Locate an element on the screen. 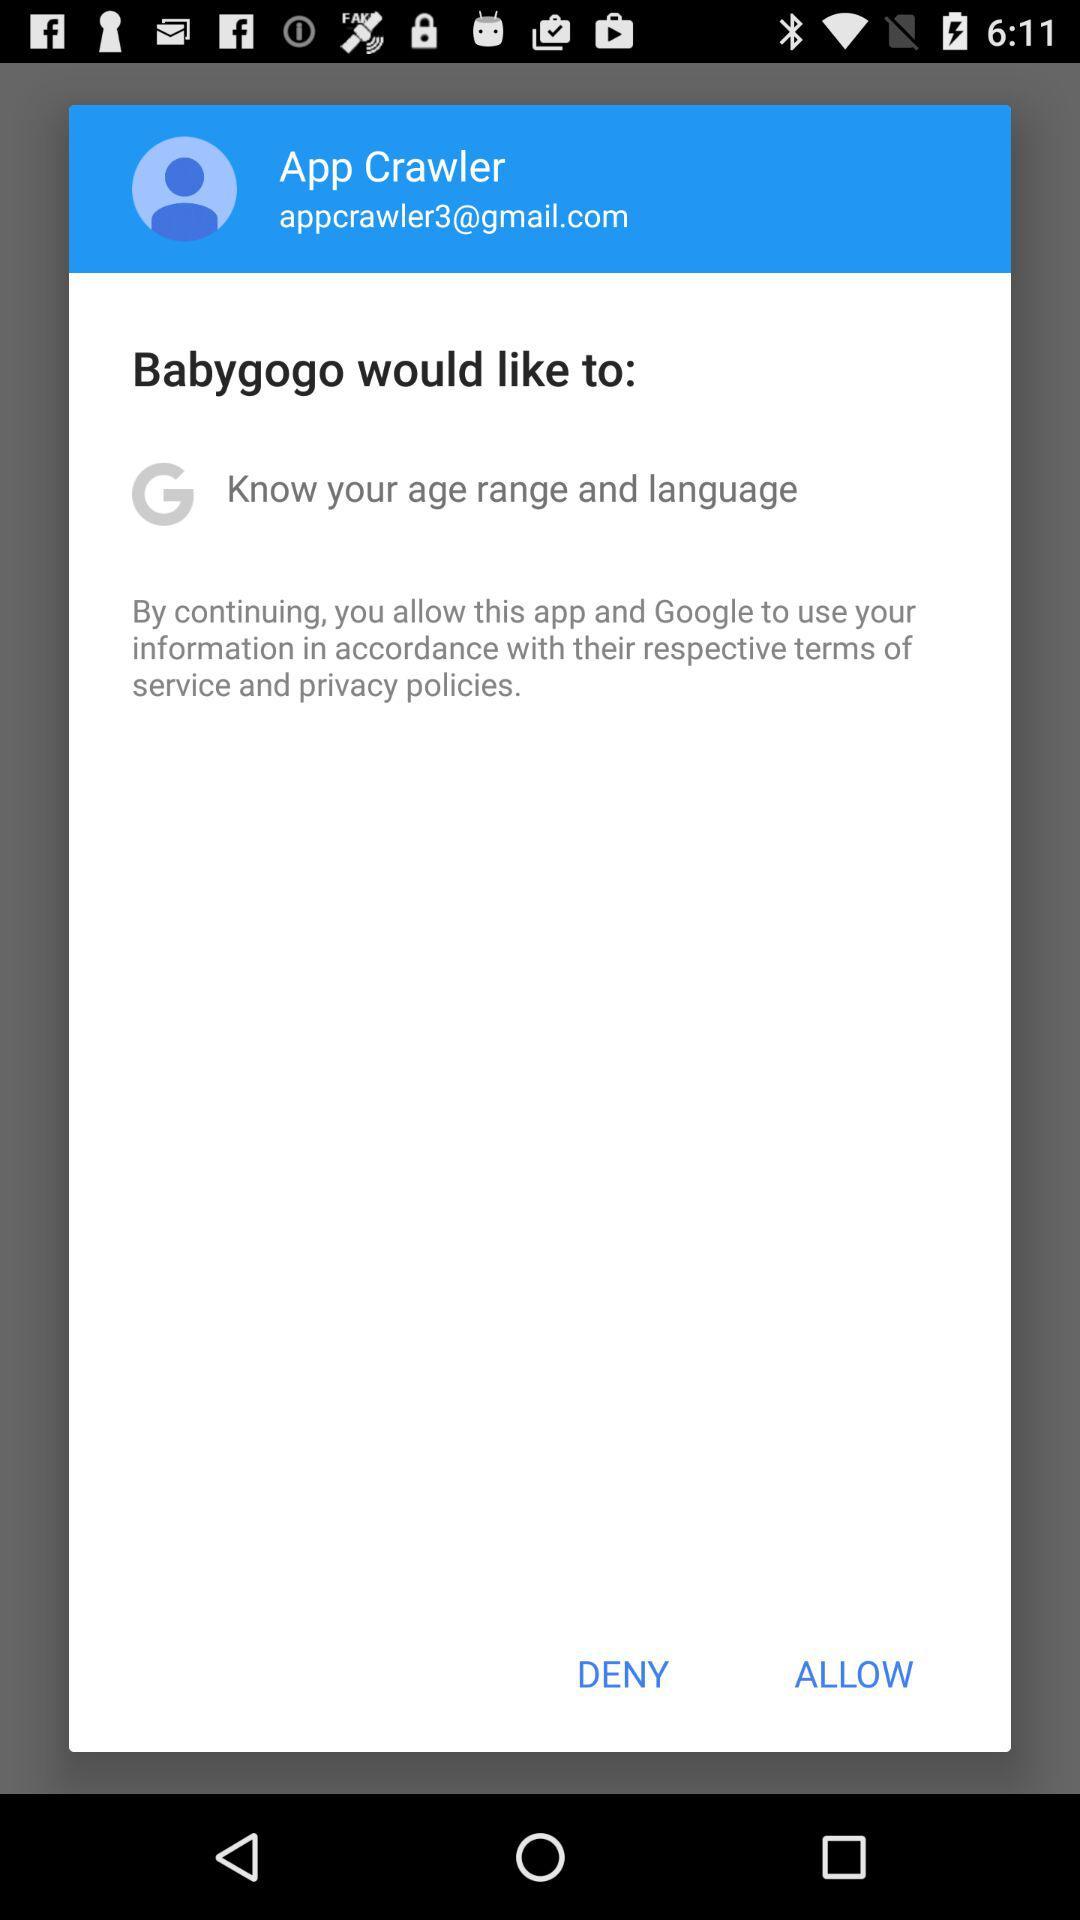 The width and height of the screenshot is (1080, 1920). deny item is located at coordinates (621, 1673).